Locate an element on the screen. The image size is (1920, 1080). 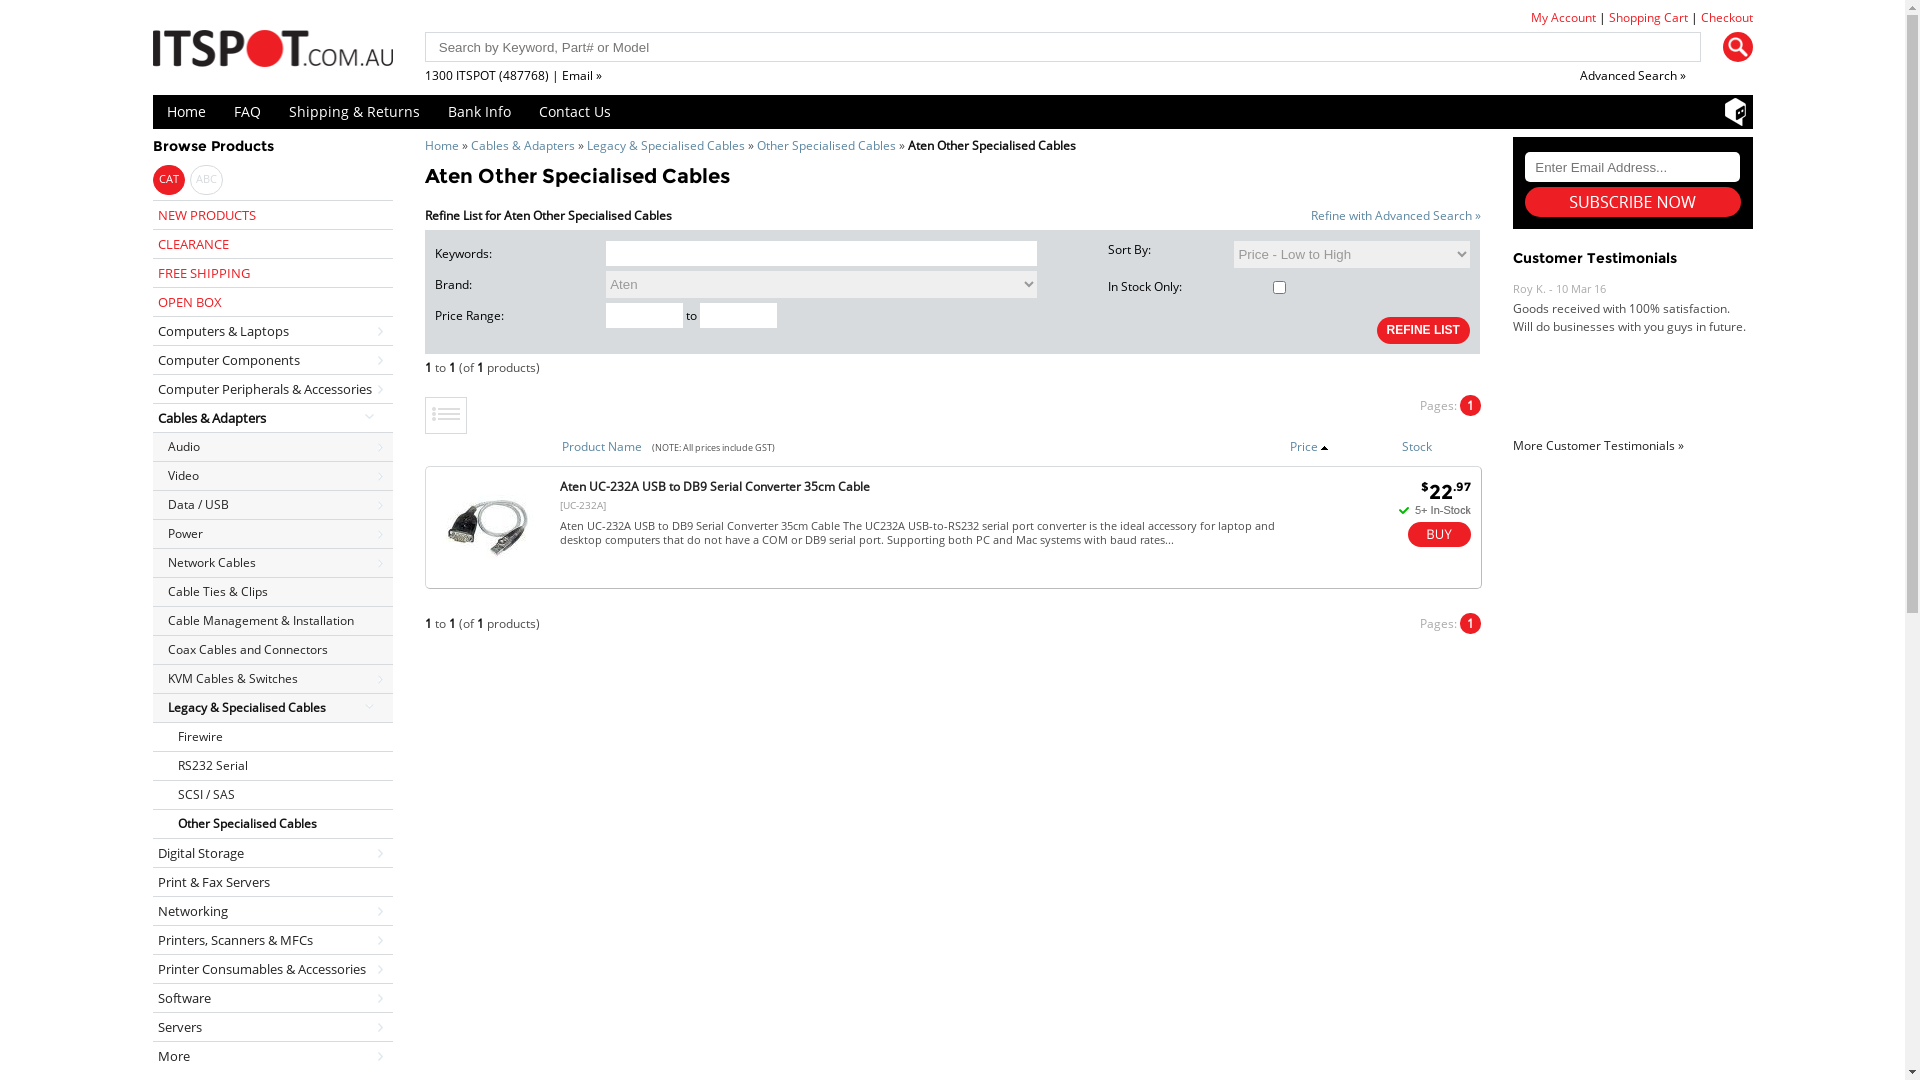
'Shopbot' is located at coordinates (1733, 111).